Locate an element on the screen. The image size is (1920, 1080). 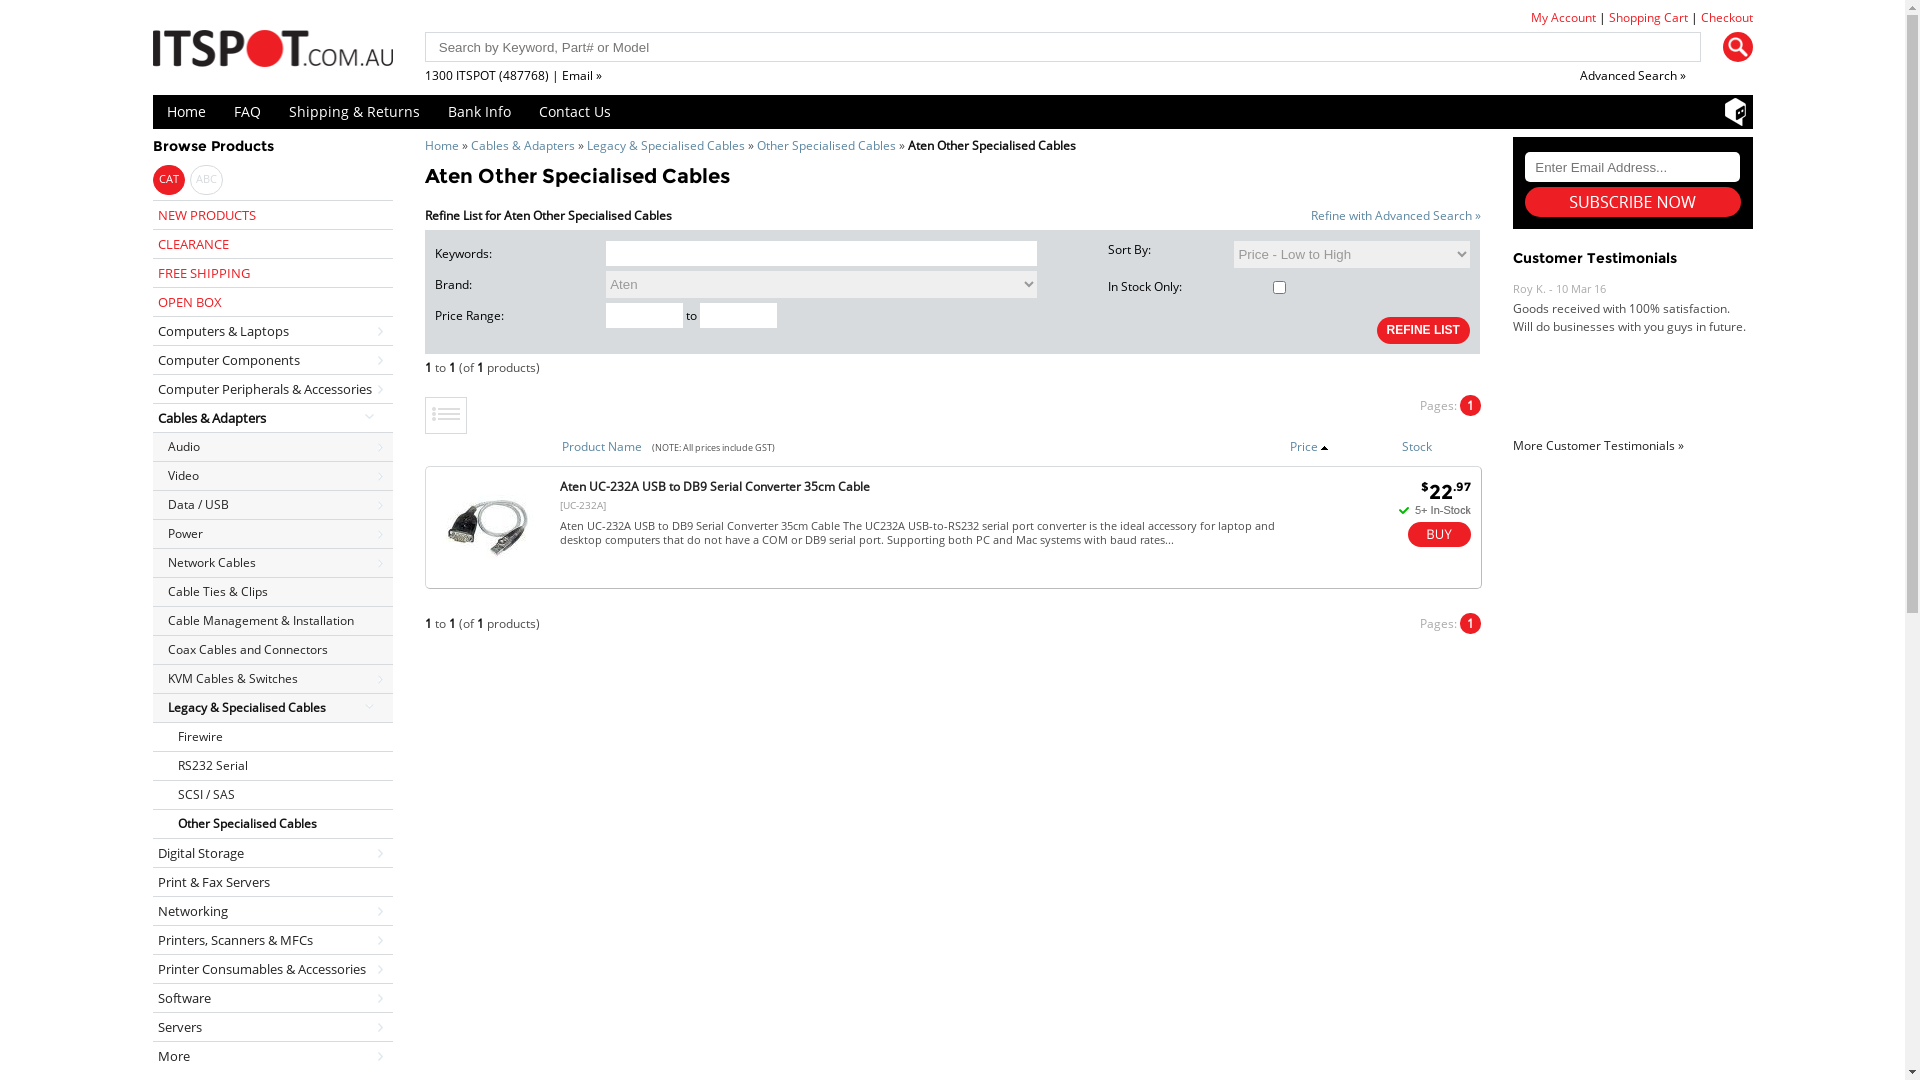
'Shopbot' is located at coordinates (1733, 111).